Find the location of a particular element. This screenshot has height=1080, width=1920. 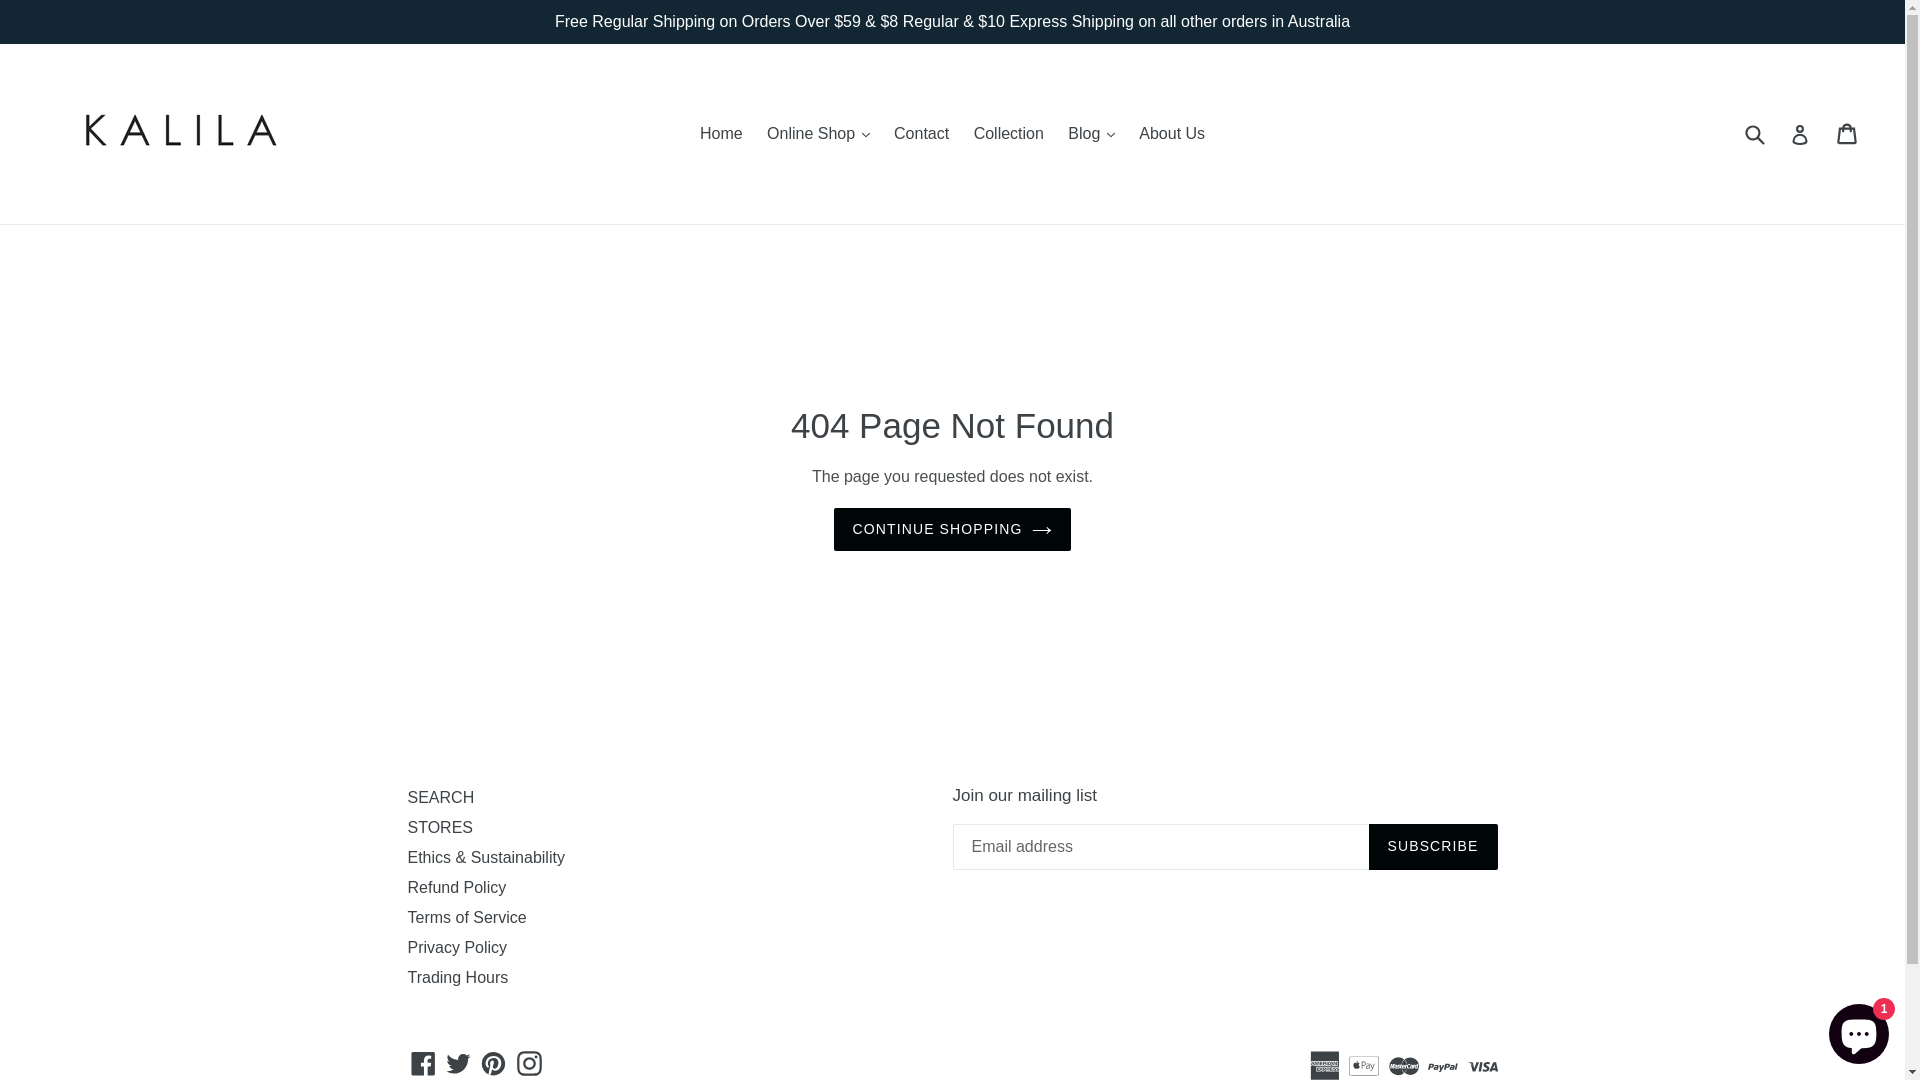

'Terms of Service' is located at coordinates (466, 917).